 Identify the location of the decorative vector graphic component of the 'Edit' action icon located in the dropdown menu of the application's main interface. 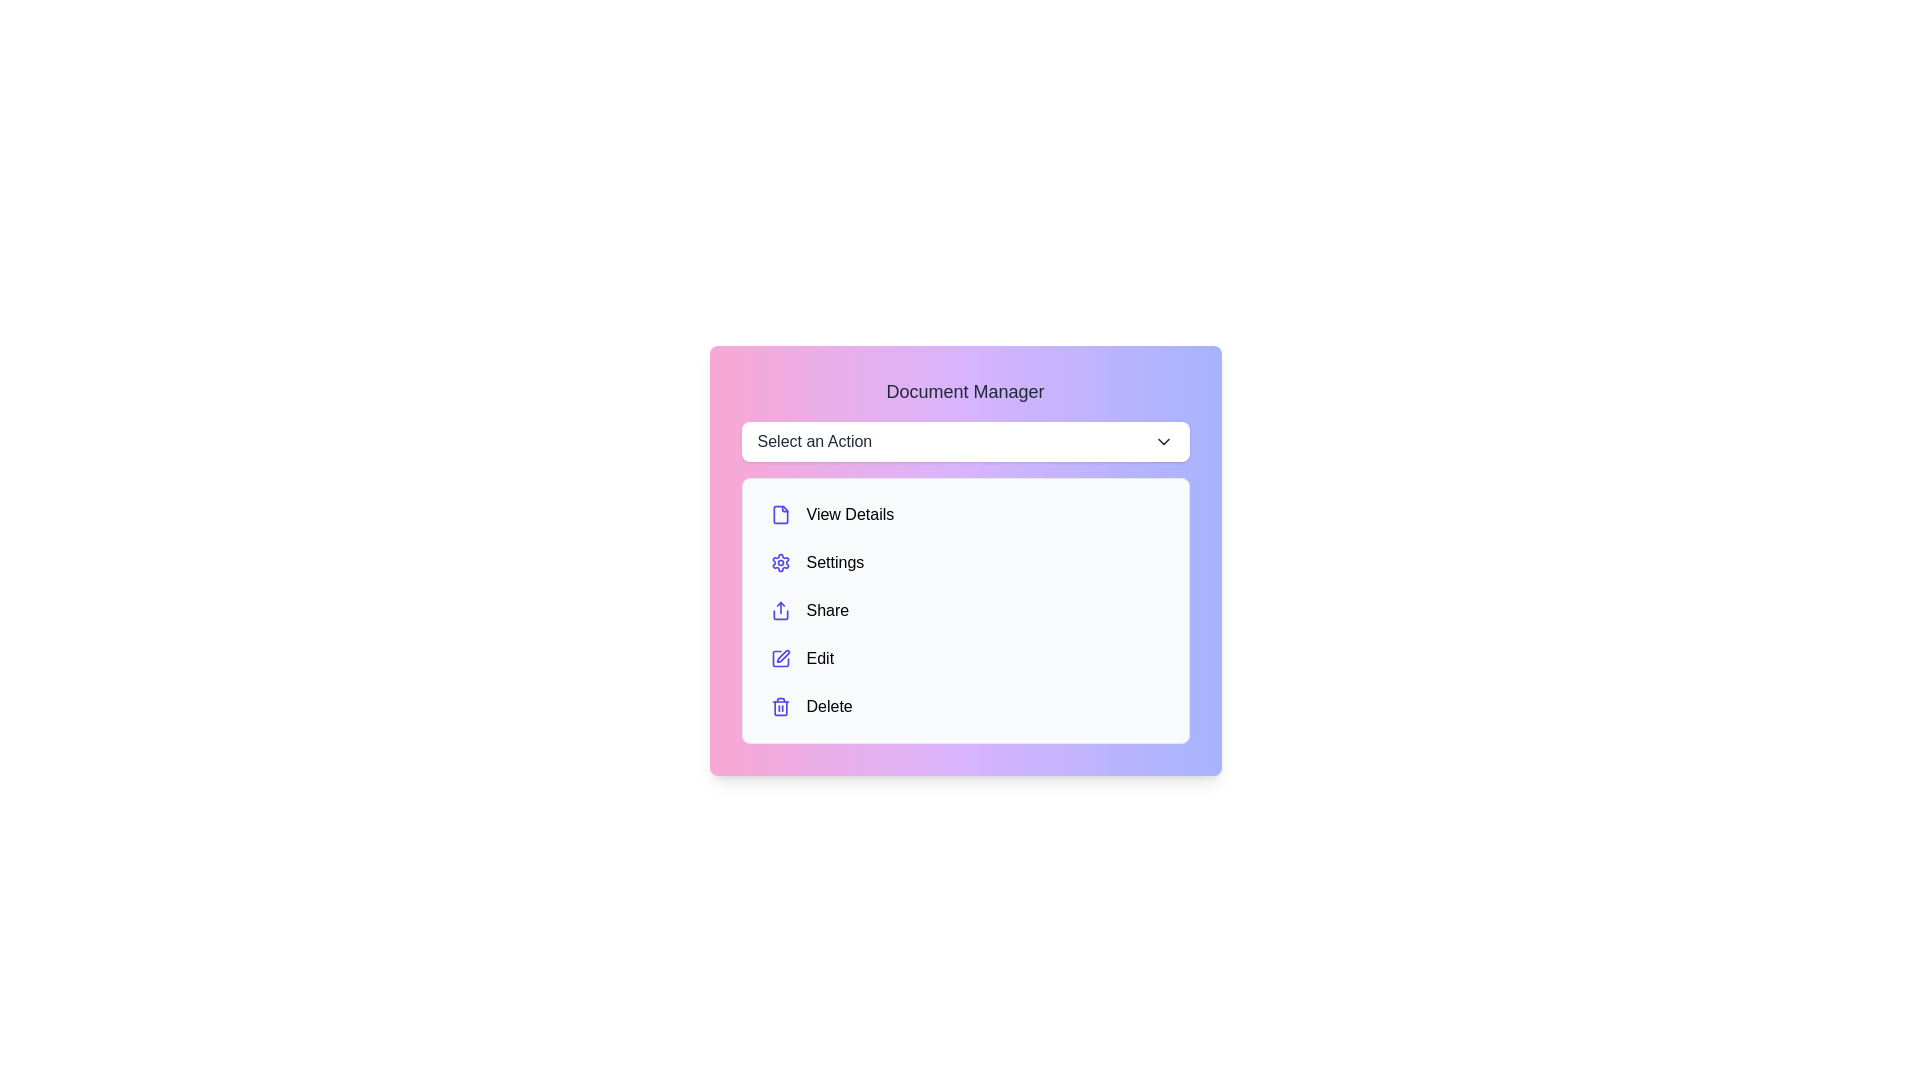
(779, 659).